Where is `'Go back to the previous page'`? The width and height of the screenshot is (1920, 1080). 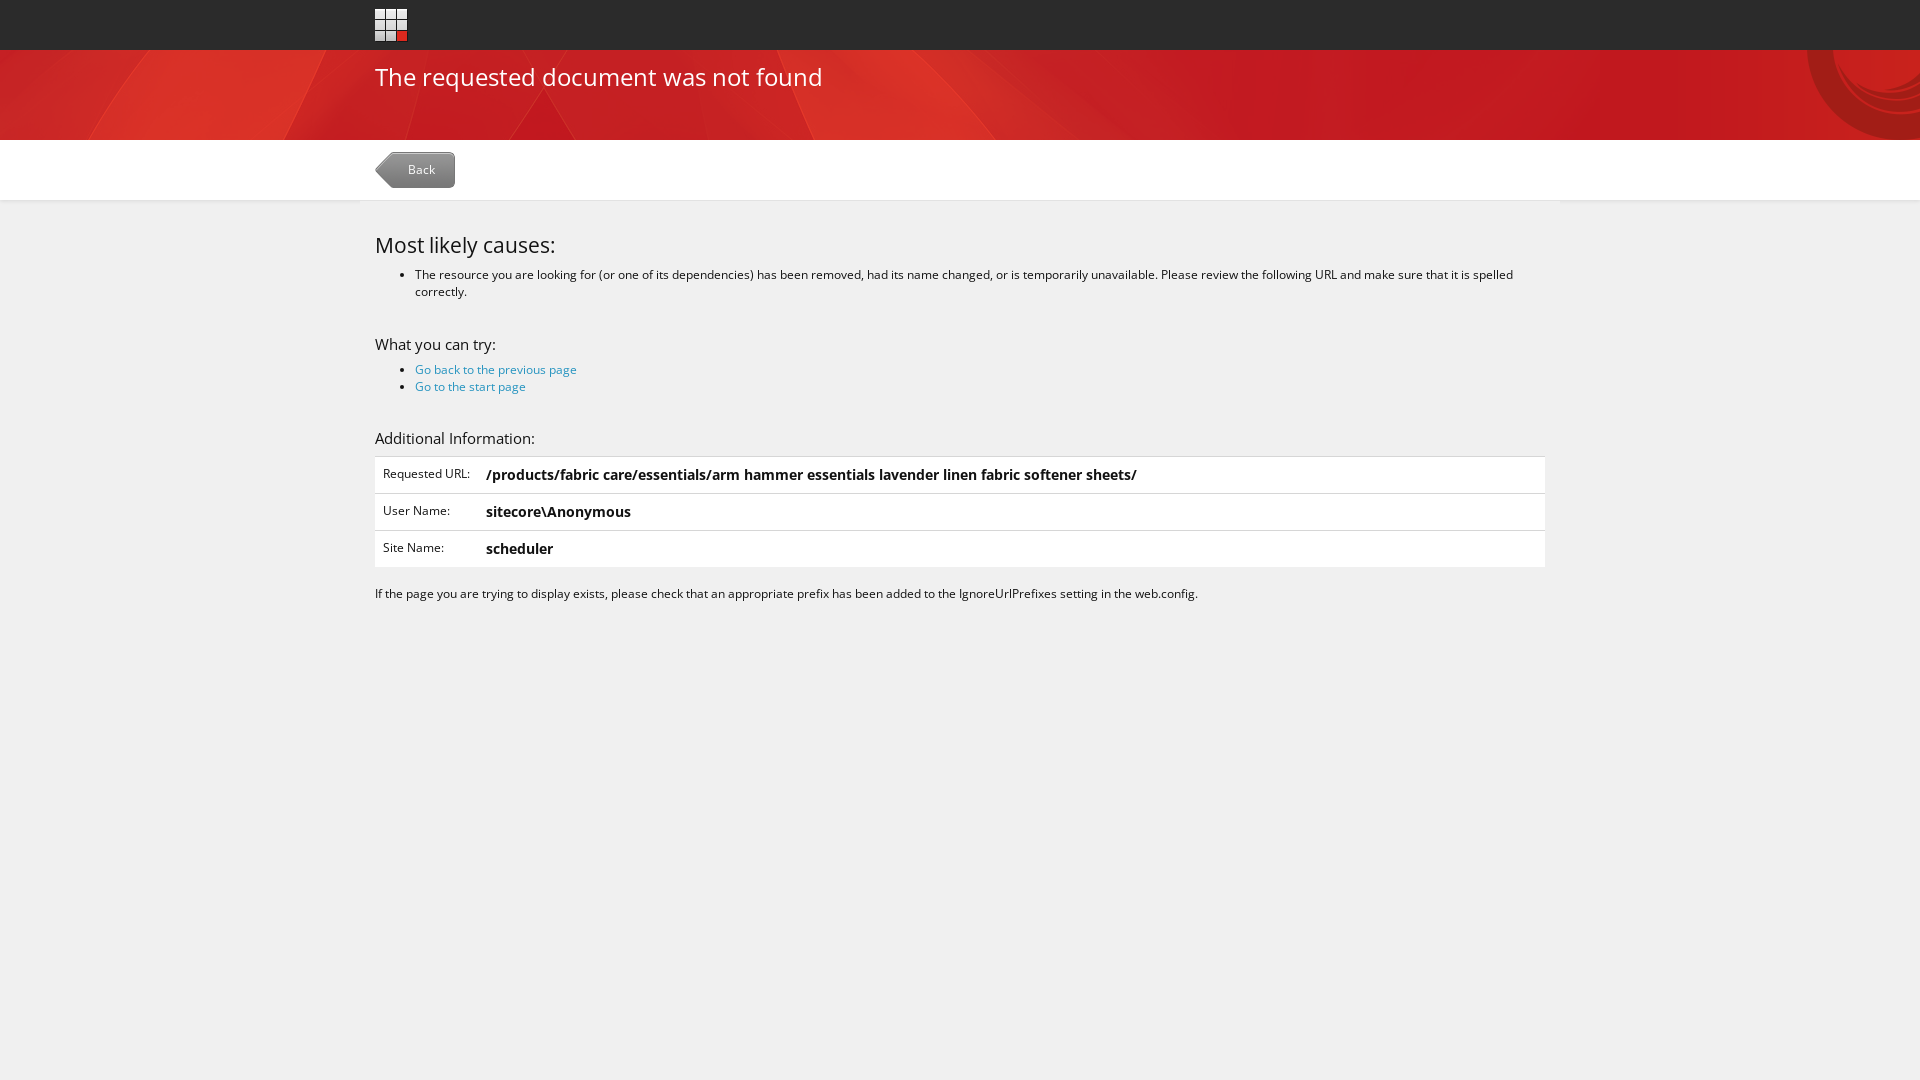 'Go back to the previous page' is located at coordinates (495, 369).